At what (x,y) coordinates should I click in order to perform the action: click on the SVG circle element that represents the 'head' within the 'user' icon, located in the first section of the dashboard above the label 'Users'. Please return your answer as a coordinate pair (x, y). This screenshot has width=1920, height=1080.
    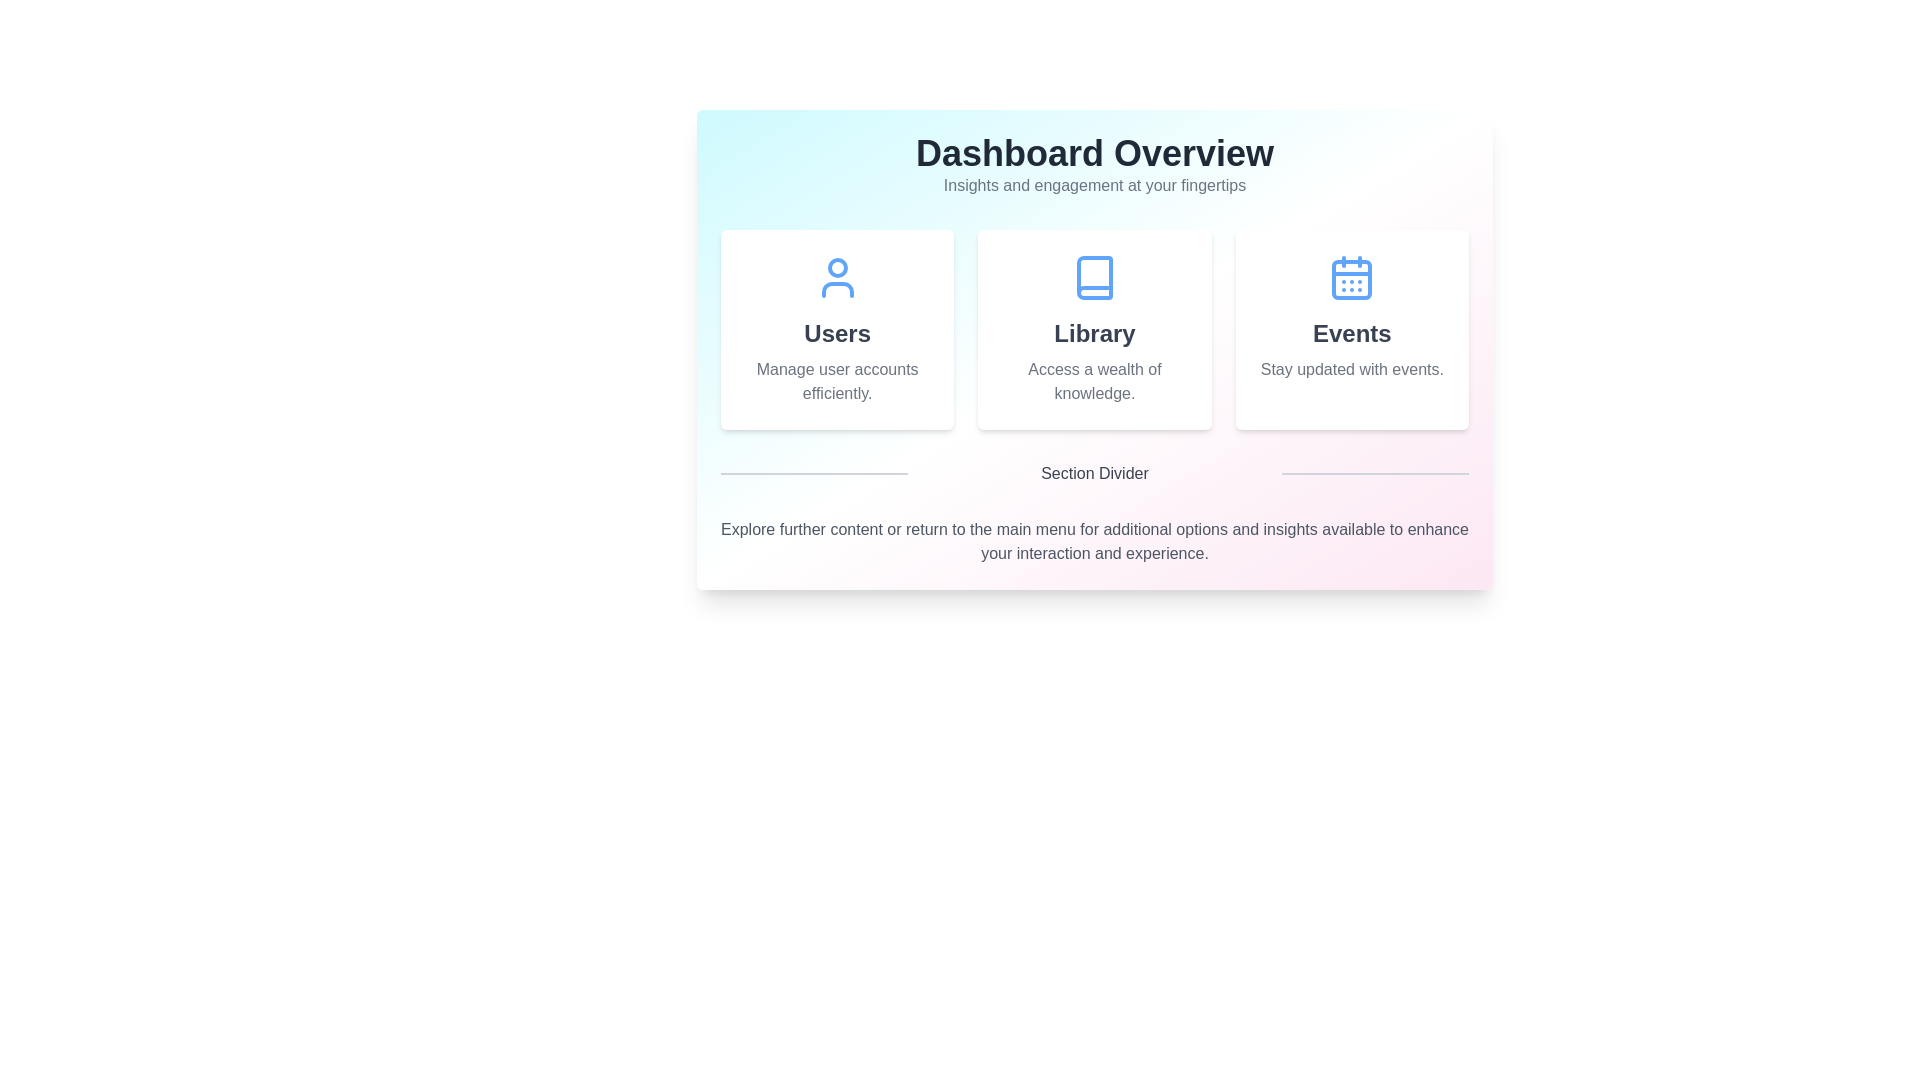
    Looking at the image, I should click on (837, 266).